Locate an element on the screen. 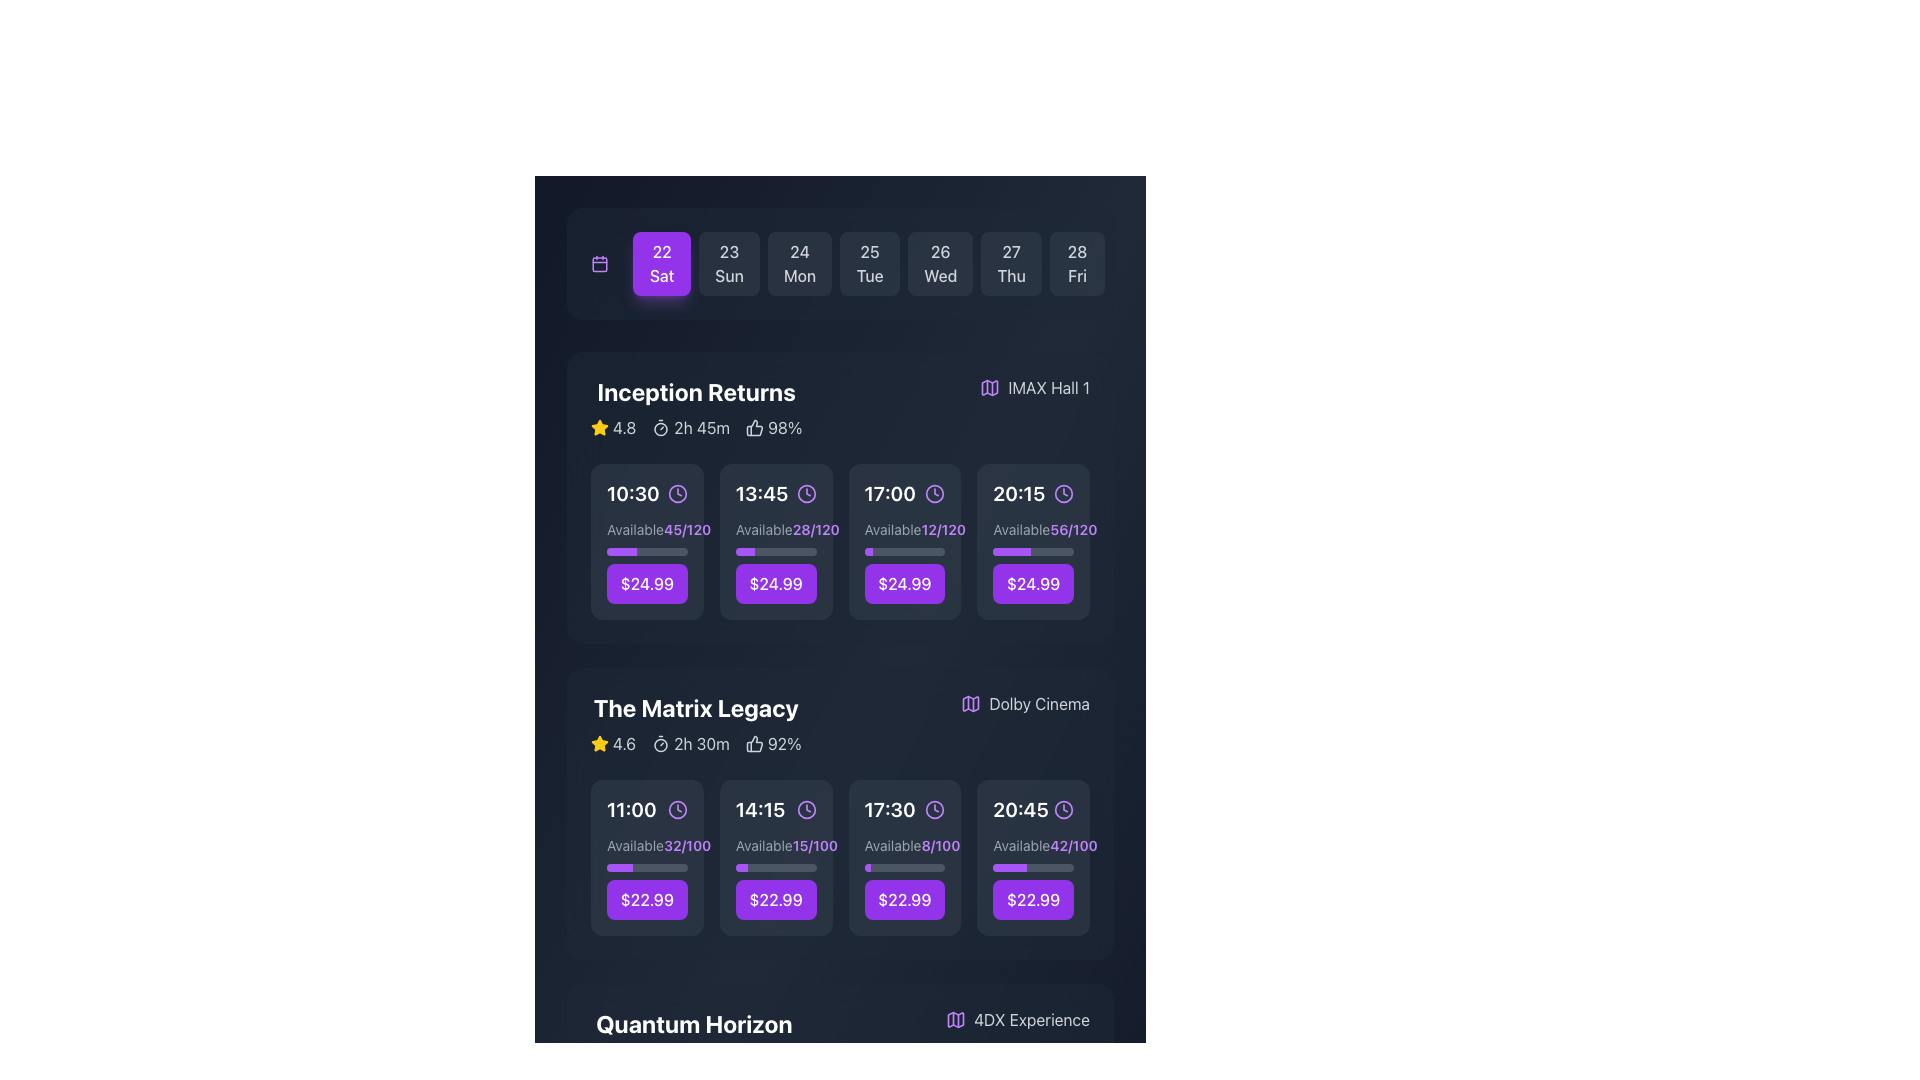 The image size is (1920, 1080). the clock icon with a purple outline representing time, located in the second row of movie showtimes under 'The Matrix Legacy', to the right of '14:15' is located at coordinates (806, 810).